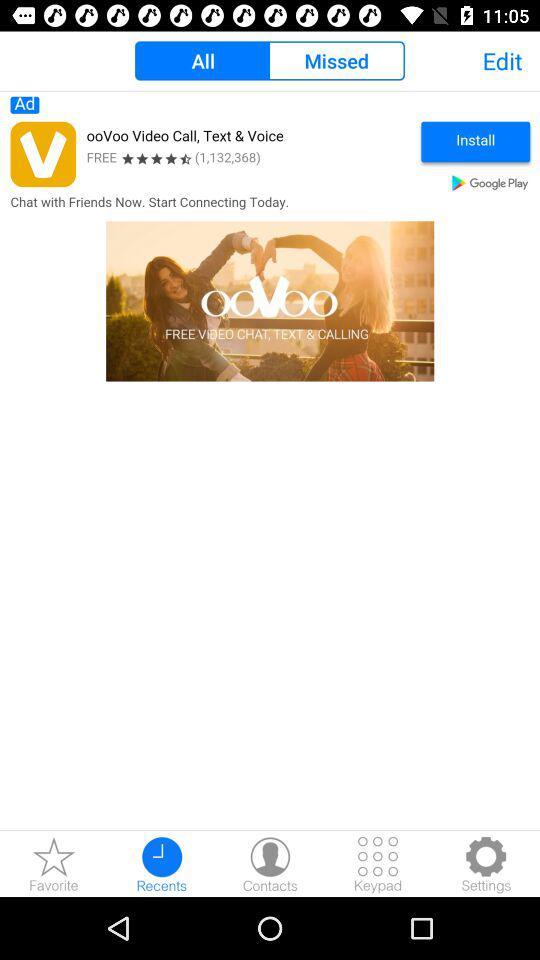 The height and width of the screenshot is (960, 540). What do you see at coordinates (161, 863) in the screenshot?
I see `recents button` at bounding box center [161, 863].